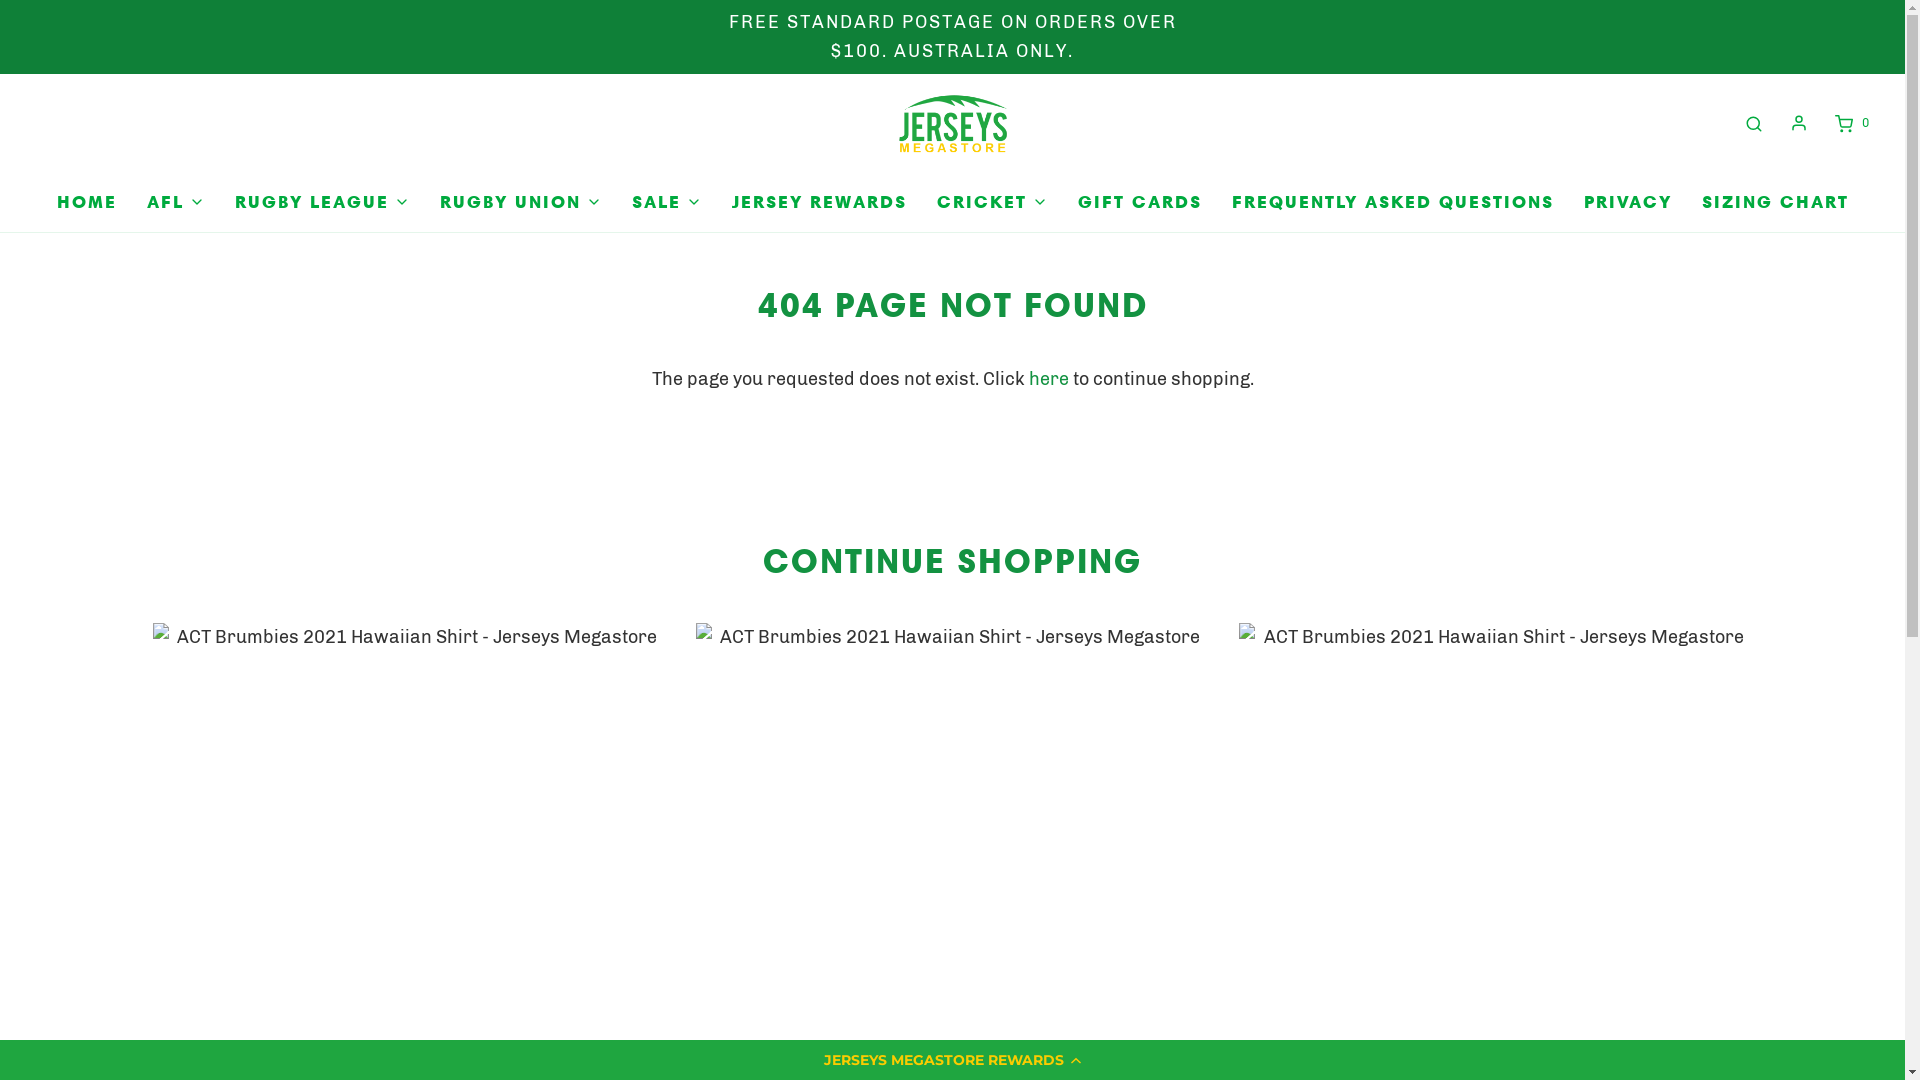  Describe the element at coordinates (321, 202) in the screenshot. I see `'RUGBY LEAGUE'` at that location.